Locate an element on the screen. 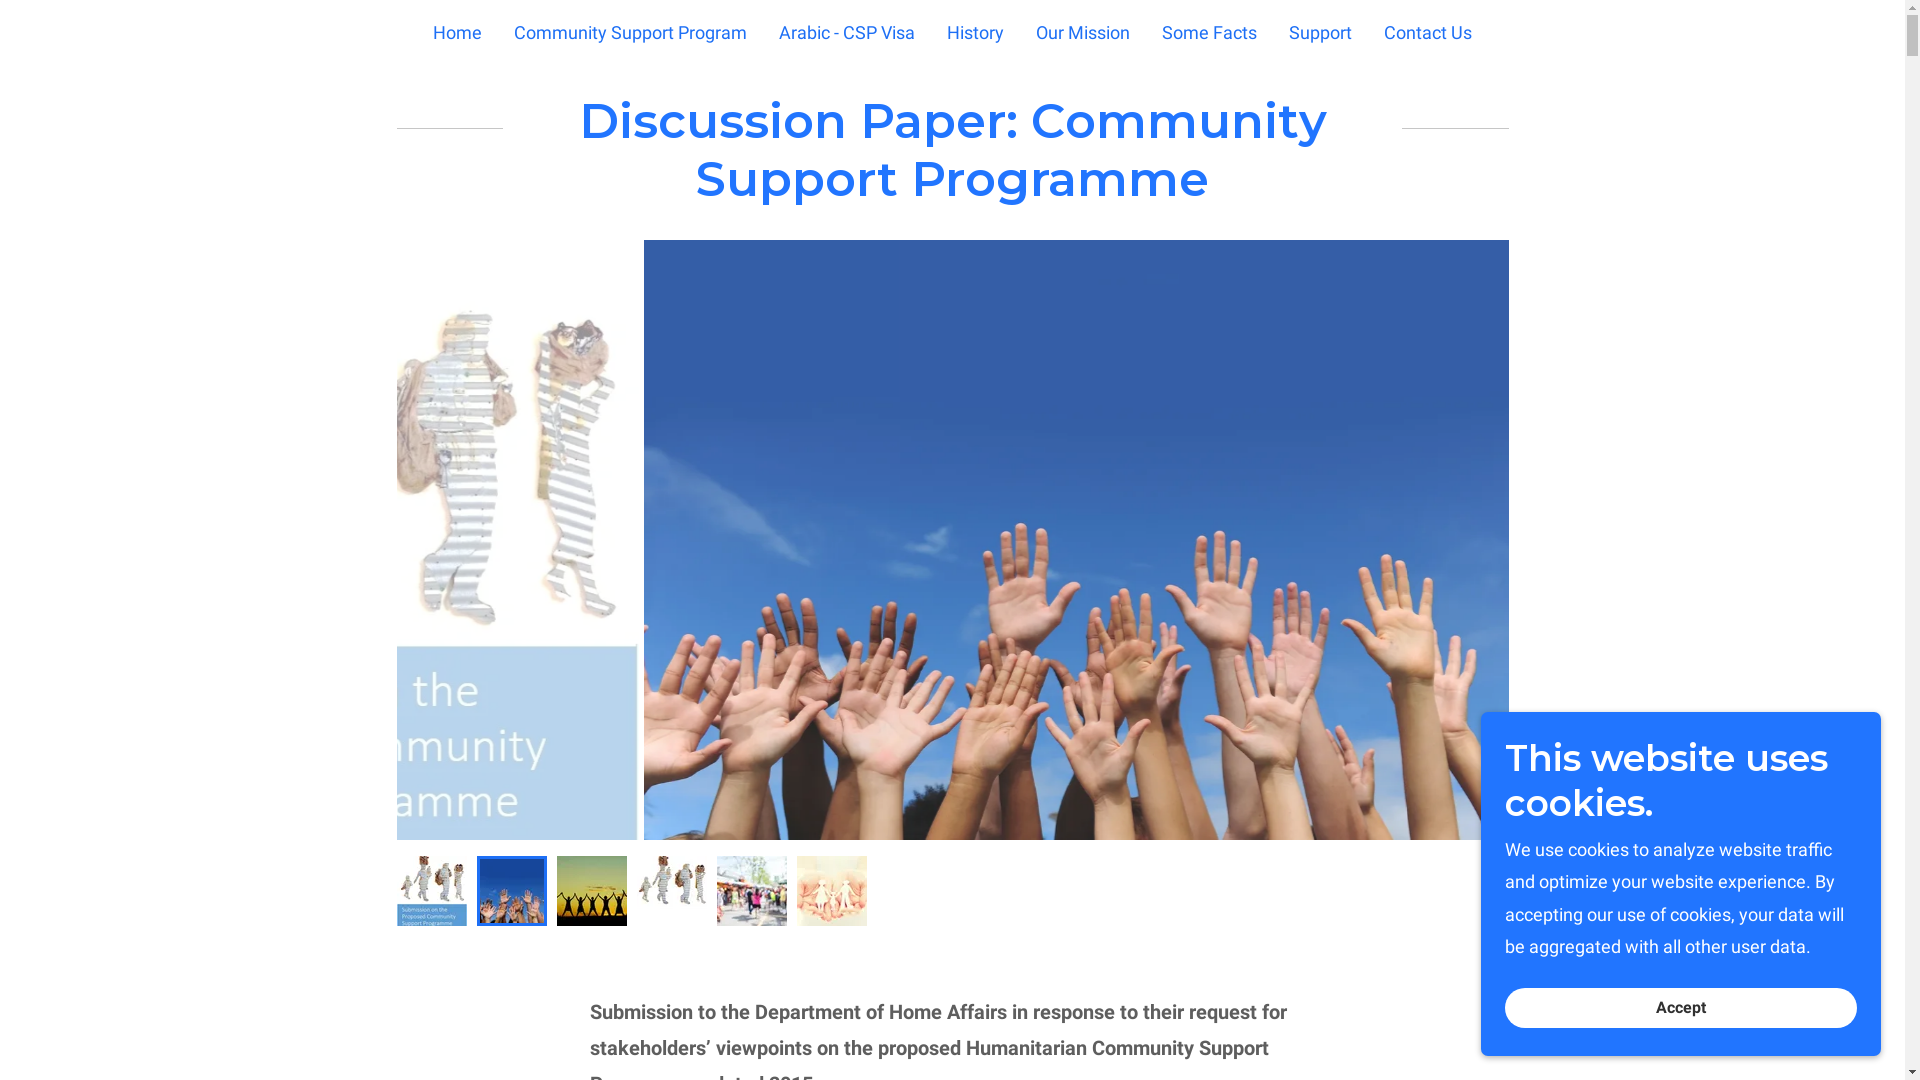 Image resolution: width=1920 pixels, height=1080 pixels. 'Our Mission' is located at coordinates (1082, 31).